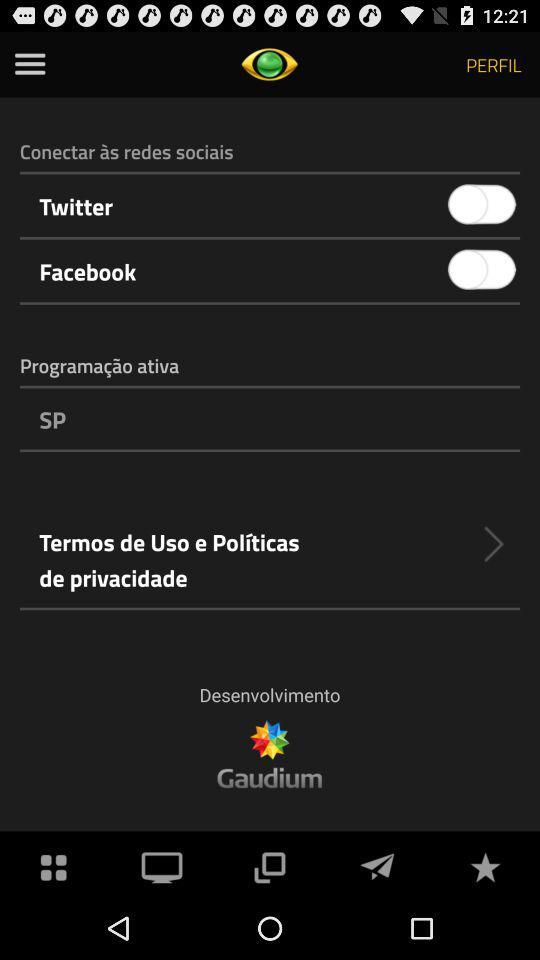 This screenshot has width=540, height=960. Describe the element at coordinates (29, 64) in the screenshot. I see `menu icon` at that location.